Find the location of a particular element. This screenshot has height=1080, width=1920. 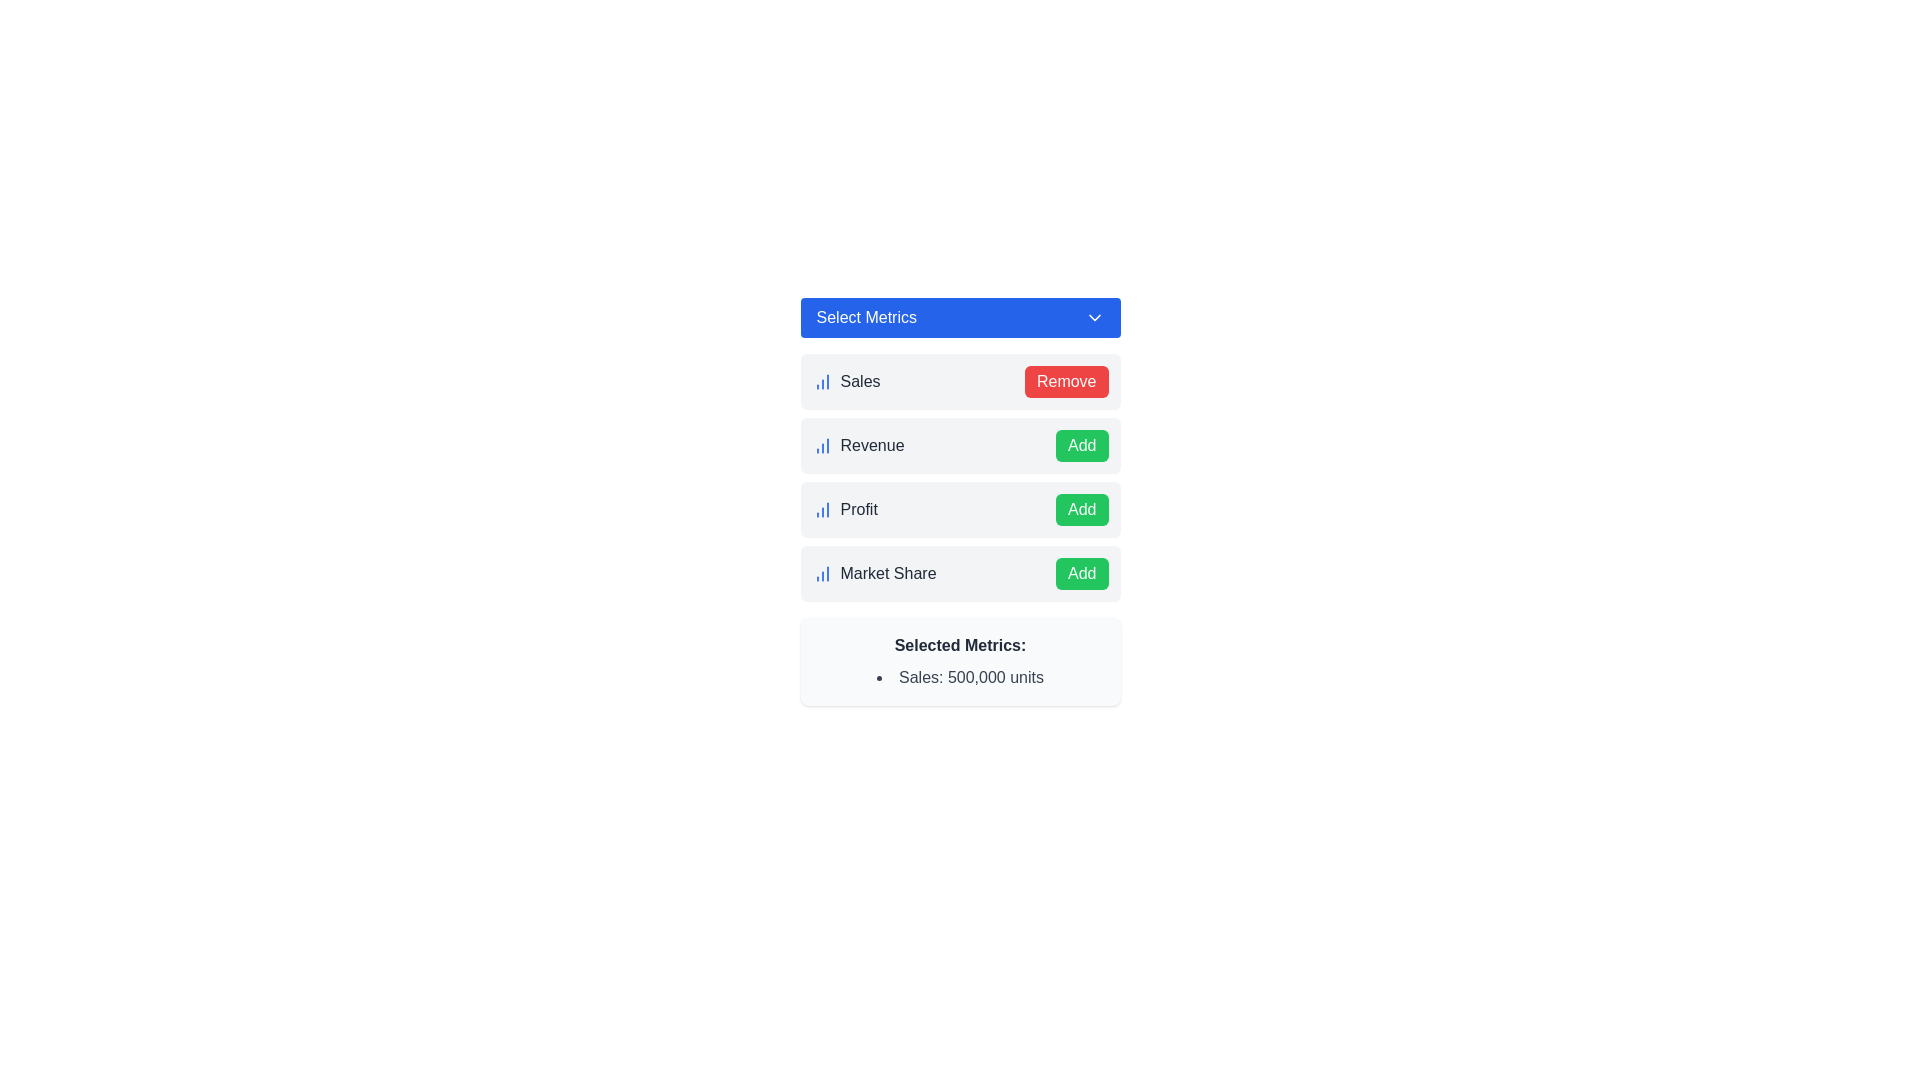

the 'Market Share' label, which is styled in gray and accompanied by a blue icon of increasing columns is located at coordinates (874, 574).